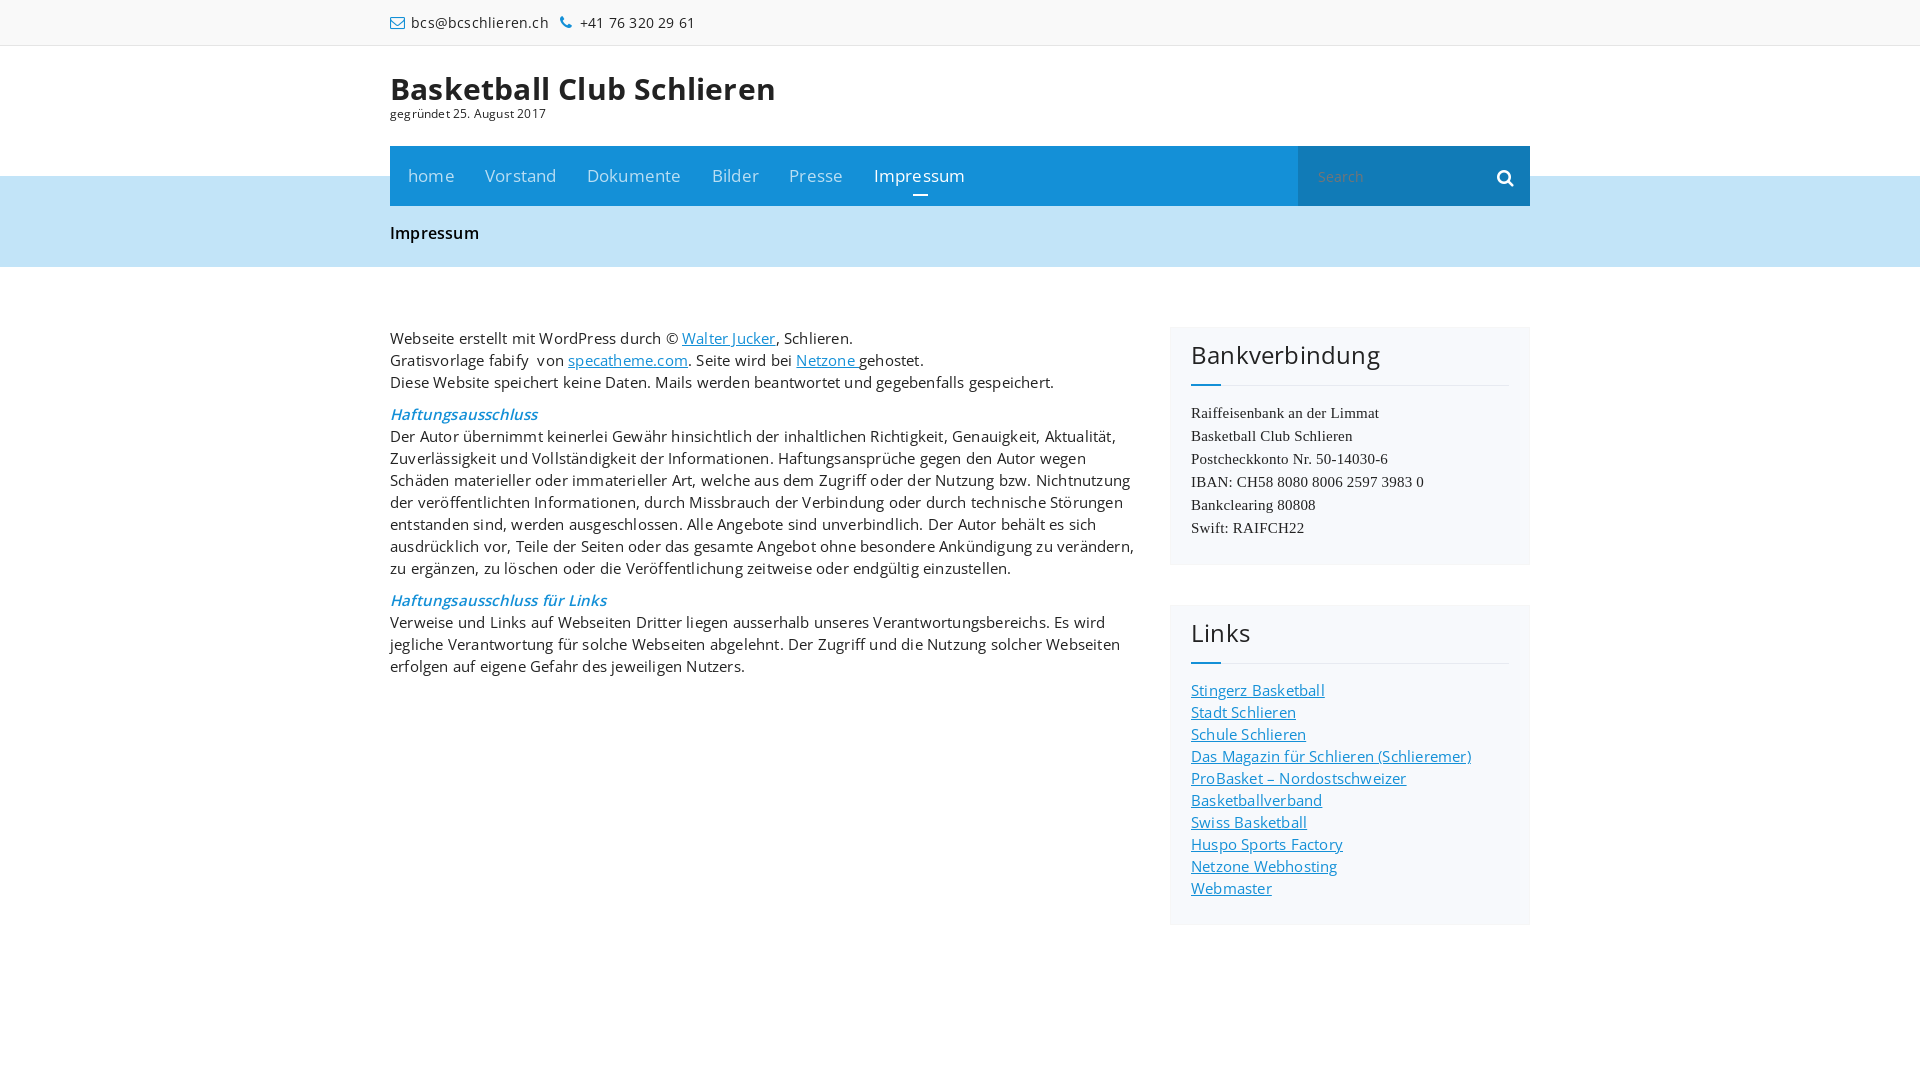  What do you see at coordinates (468, 22) in the screenshot?
I see `'bcs@bcschlieren.ch'` at bounding box center [468, 22].